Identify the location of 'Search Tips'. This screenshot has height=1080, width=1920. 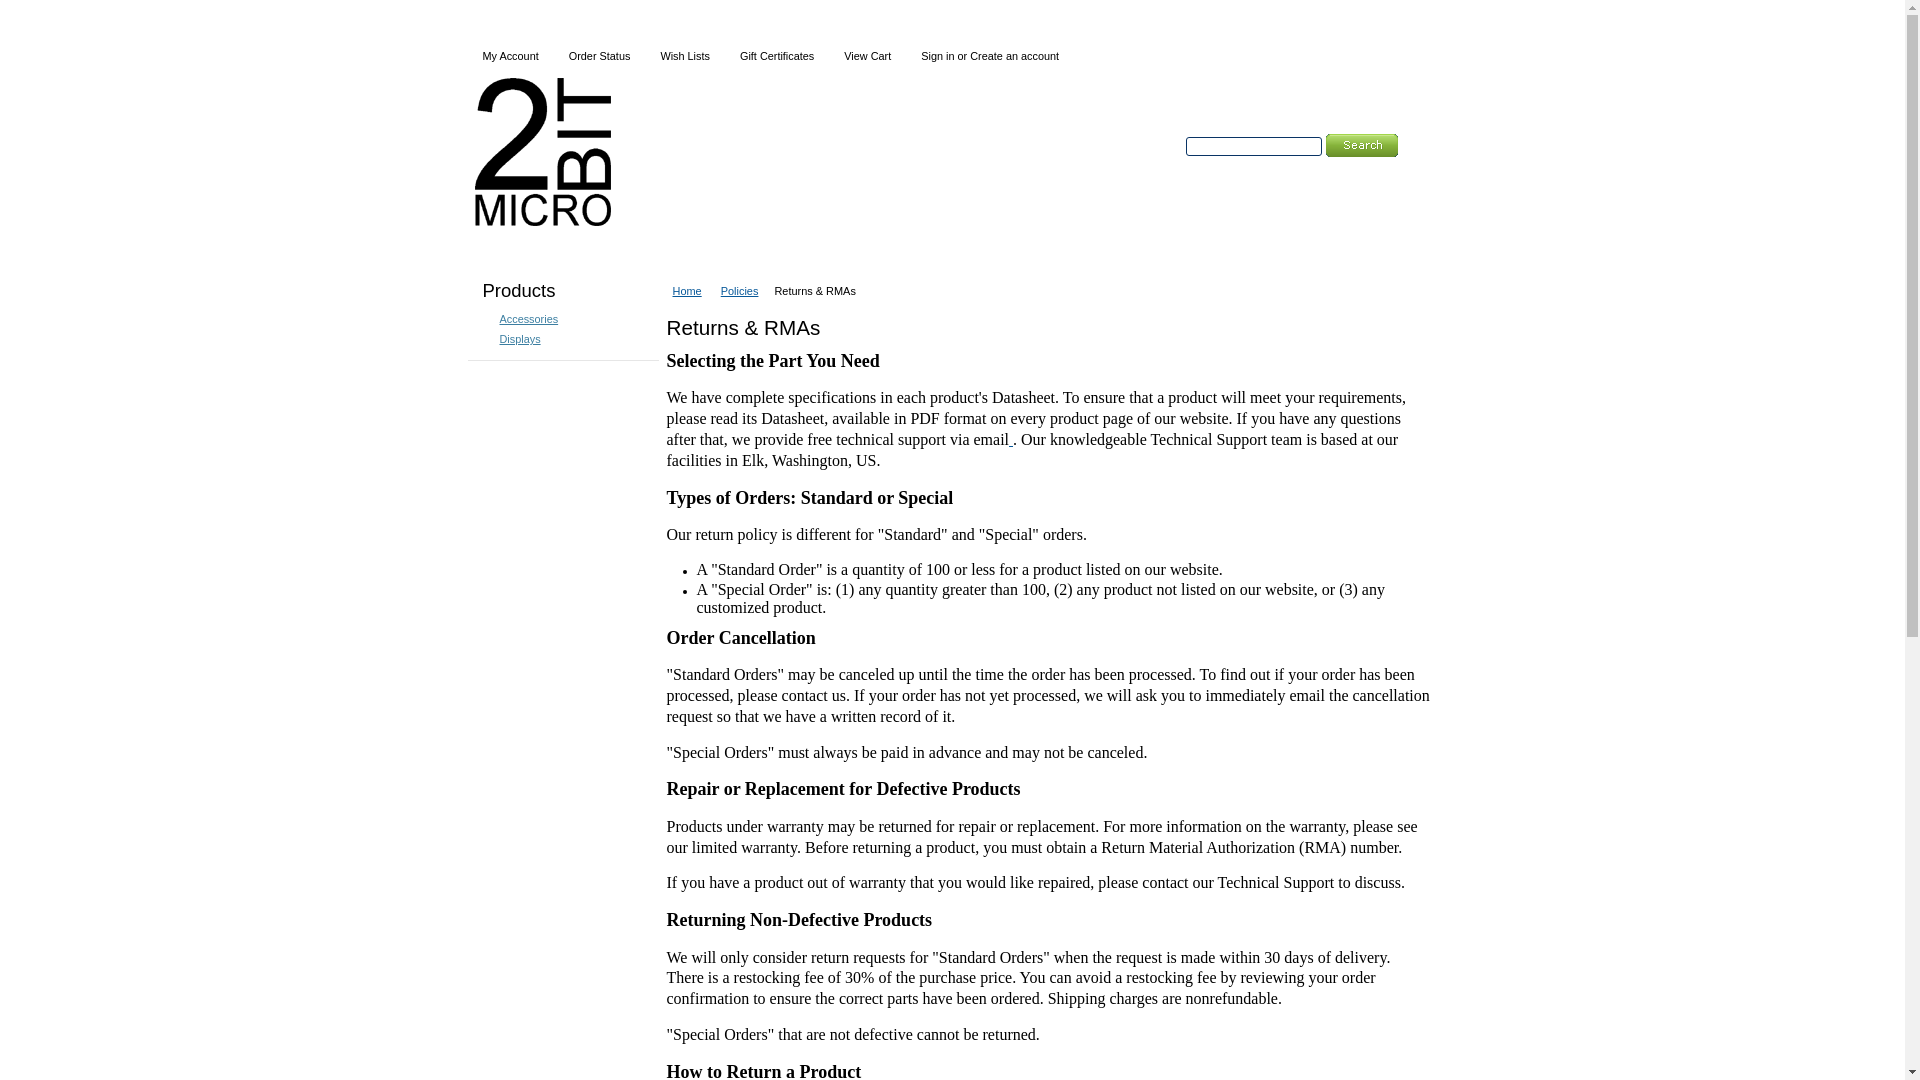
(1319, 168).